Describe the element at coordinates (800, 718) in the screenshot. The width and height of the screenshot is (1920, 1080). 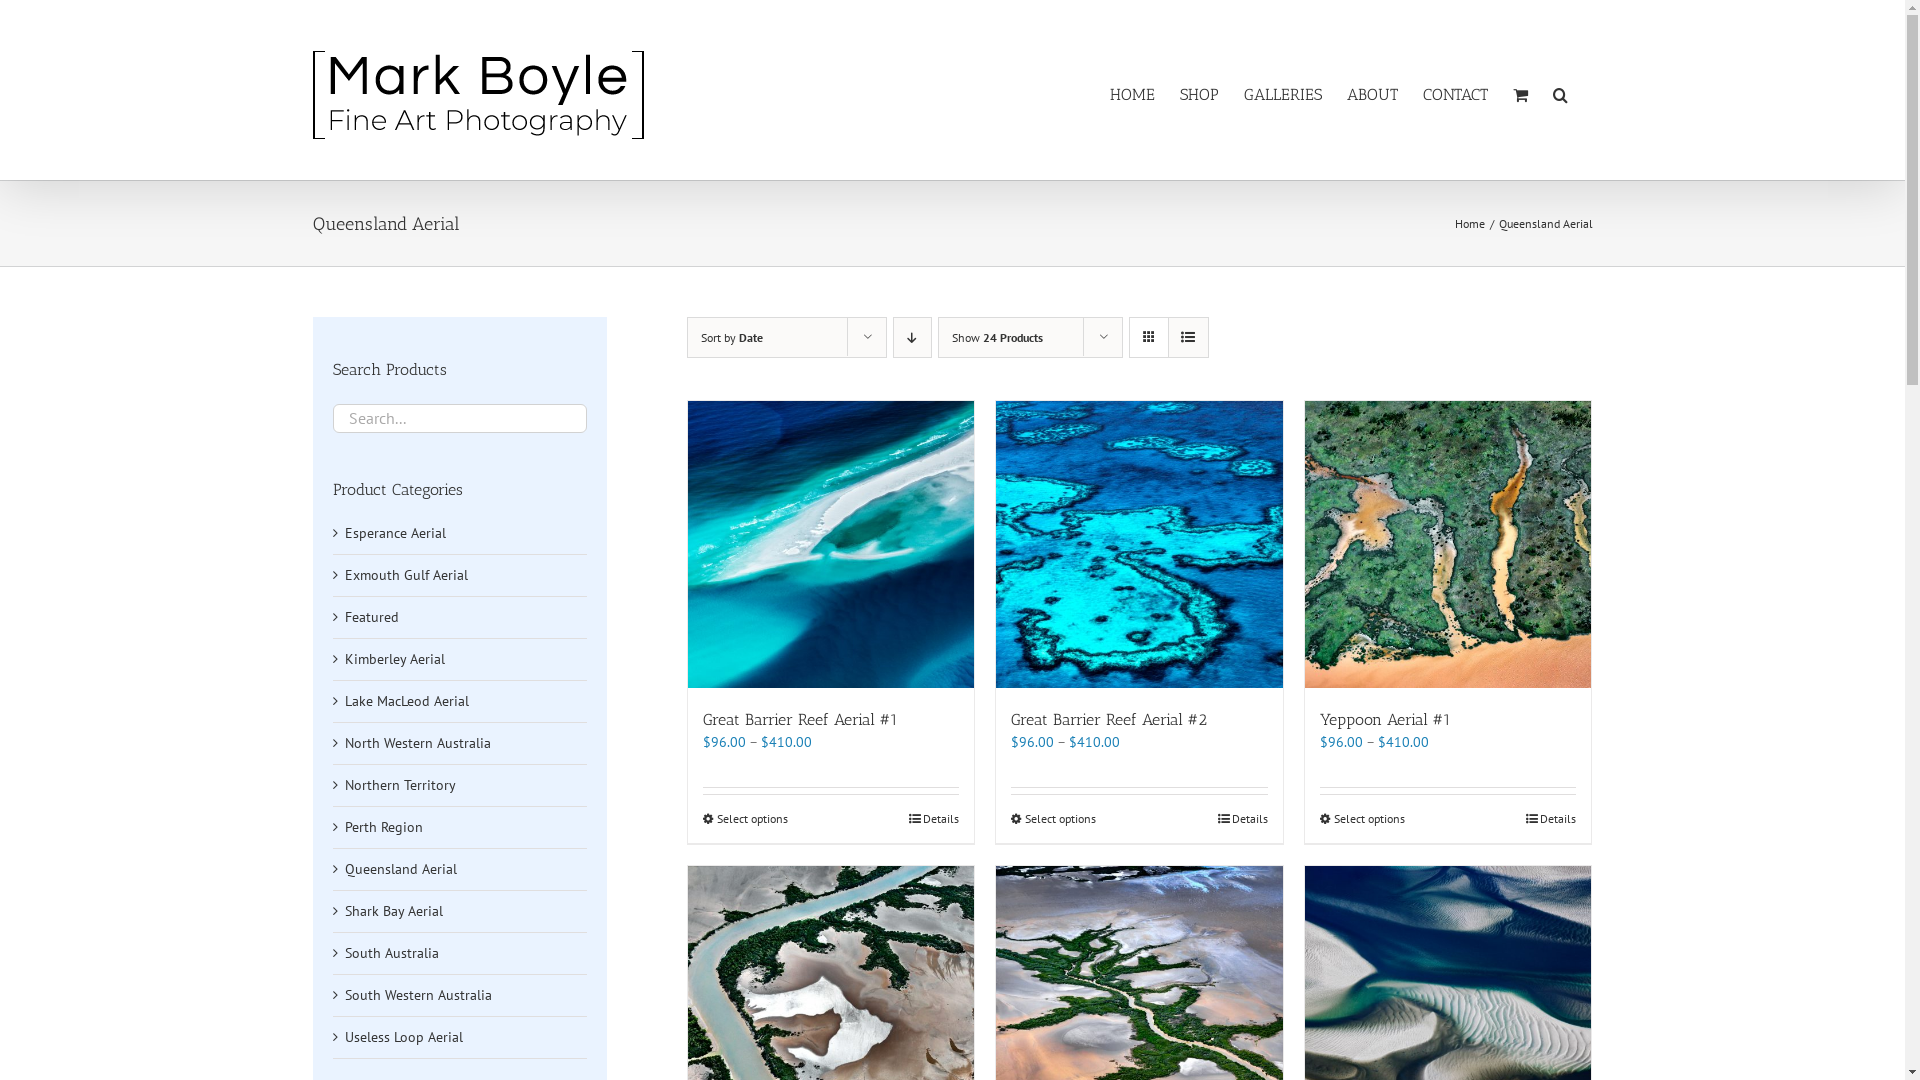
I see `'Great Barrier Reef Aerial #1'` at that location.